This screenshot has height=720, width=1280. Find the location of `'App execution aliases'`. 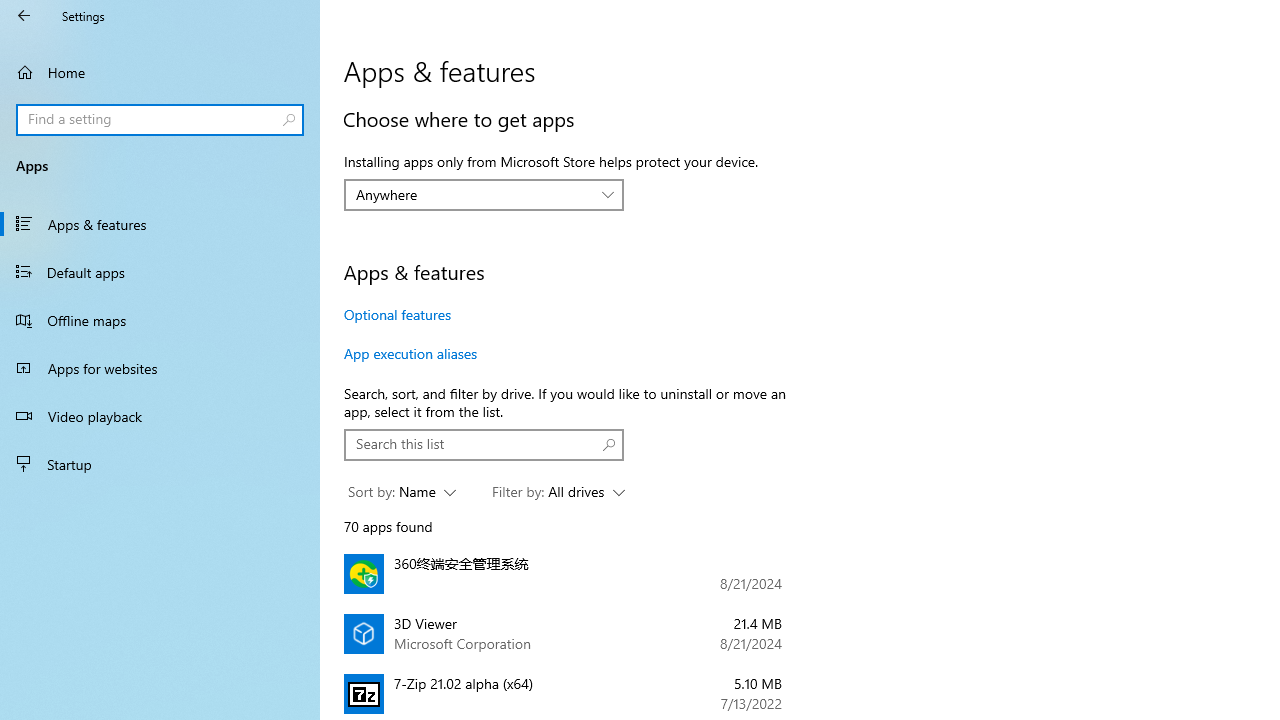

'App execution aliases' is located at coordinates (409, 352).